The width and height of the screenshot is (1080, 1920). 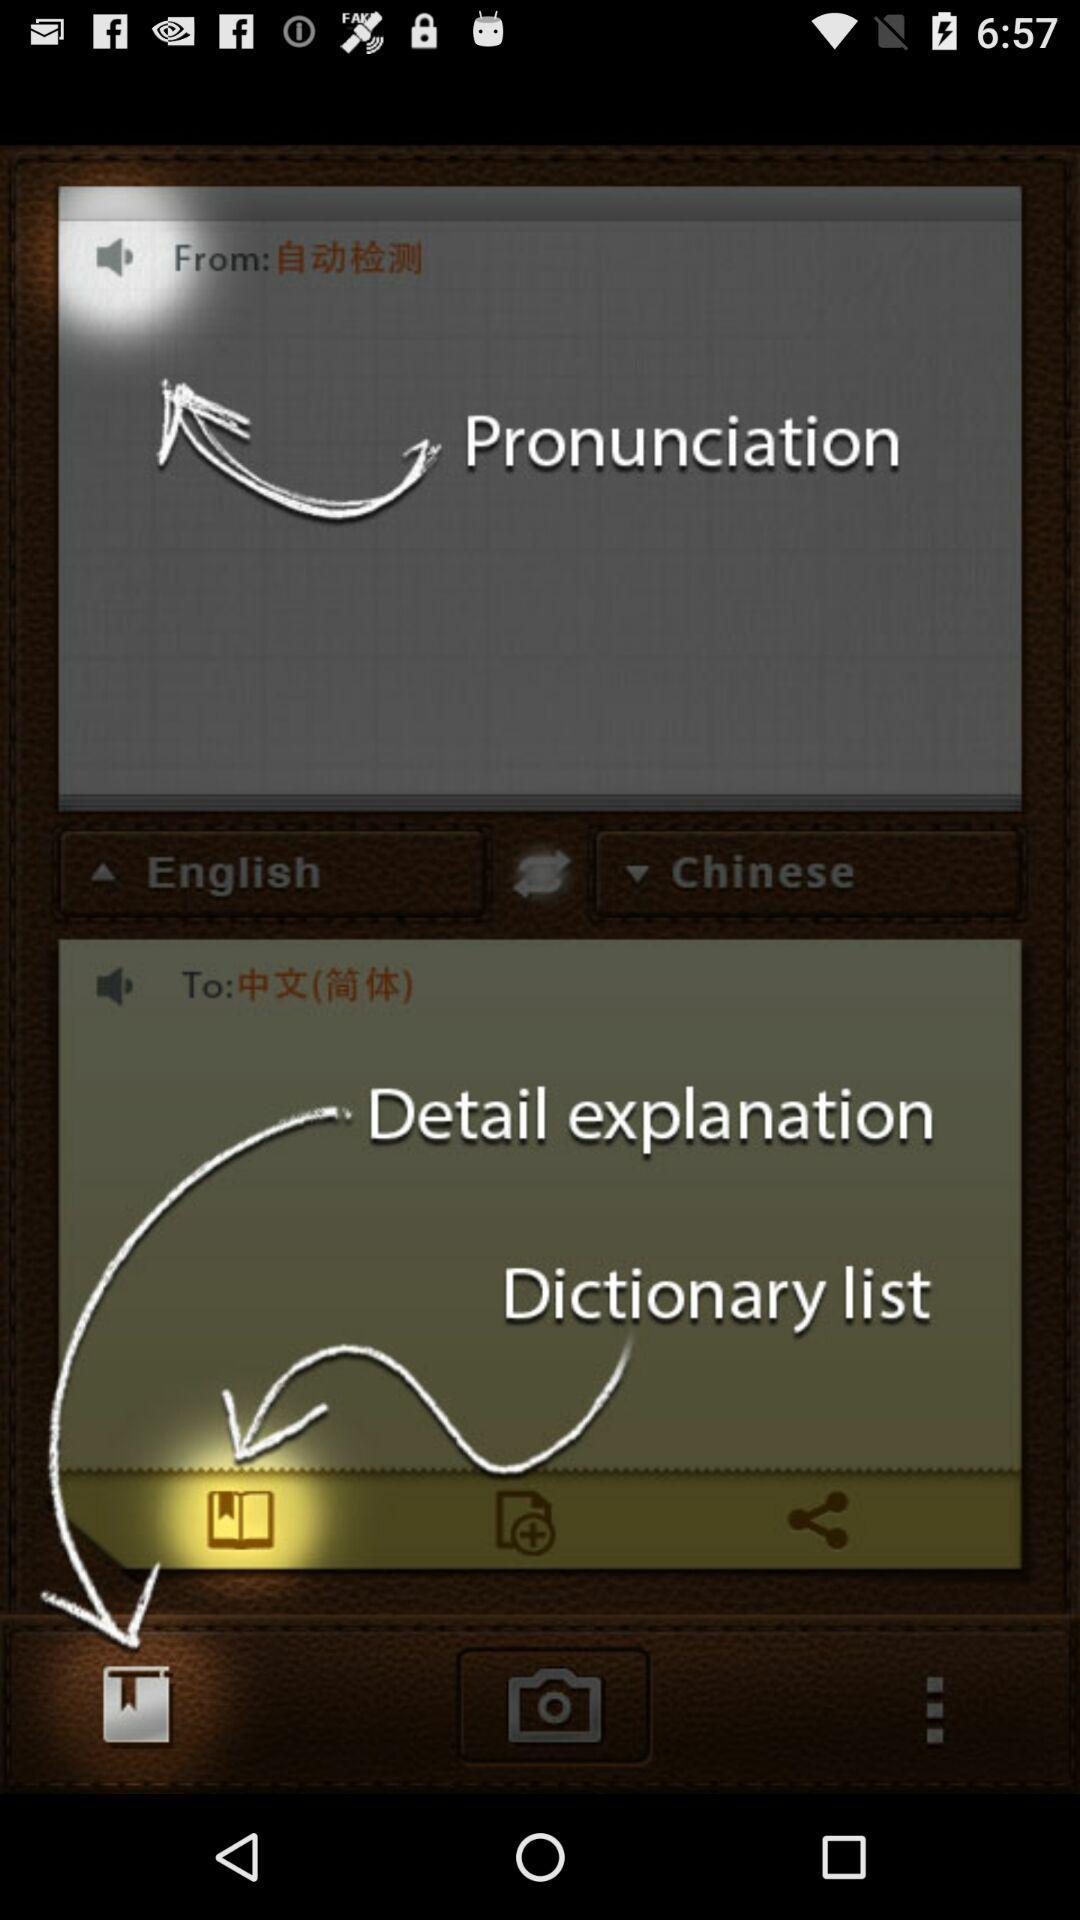 What do you see at coordinates (540, 922) in the screenshot?
I see `the swap icon` at bounding box center [540, 922].